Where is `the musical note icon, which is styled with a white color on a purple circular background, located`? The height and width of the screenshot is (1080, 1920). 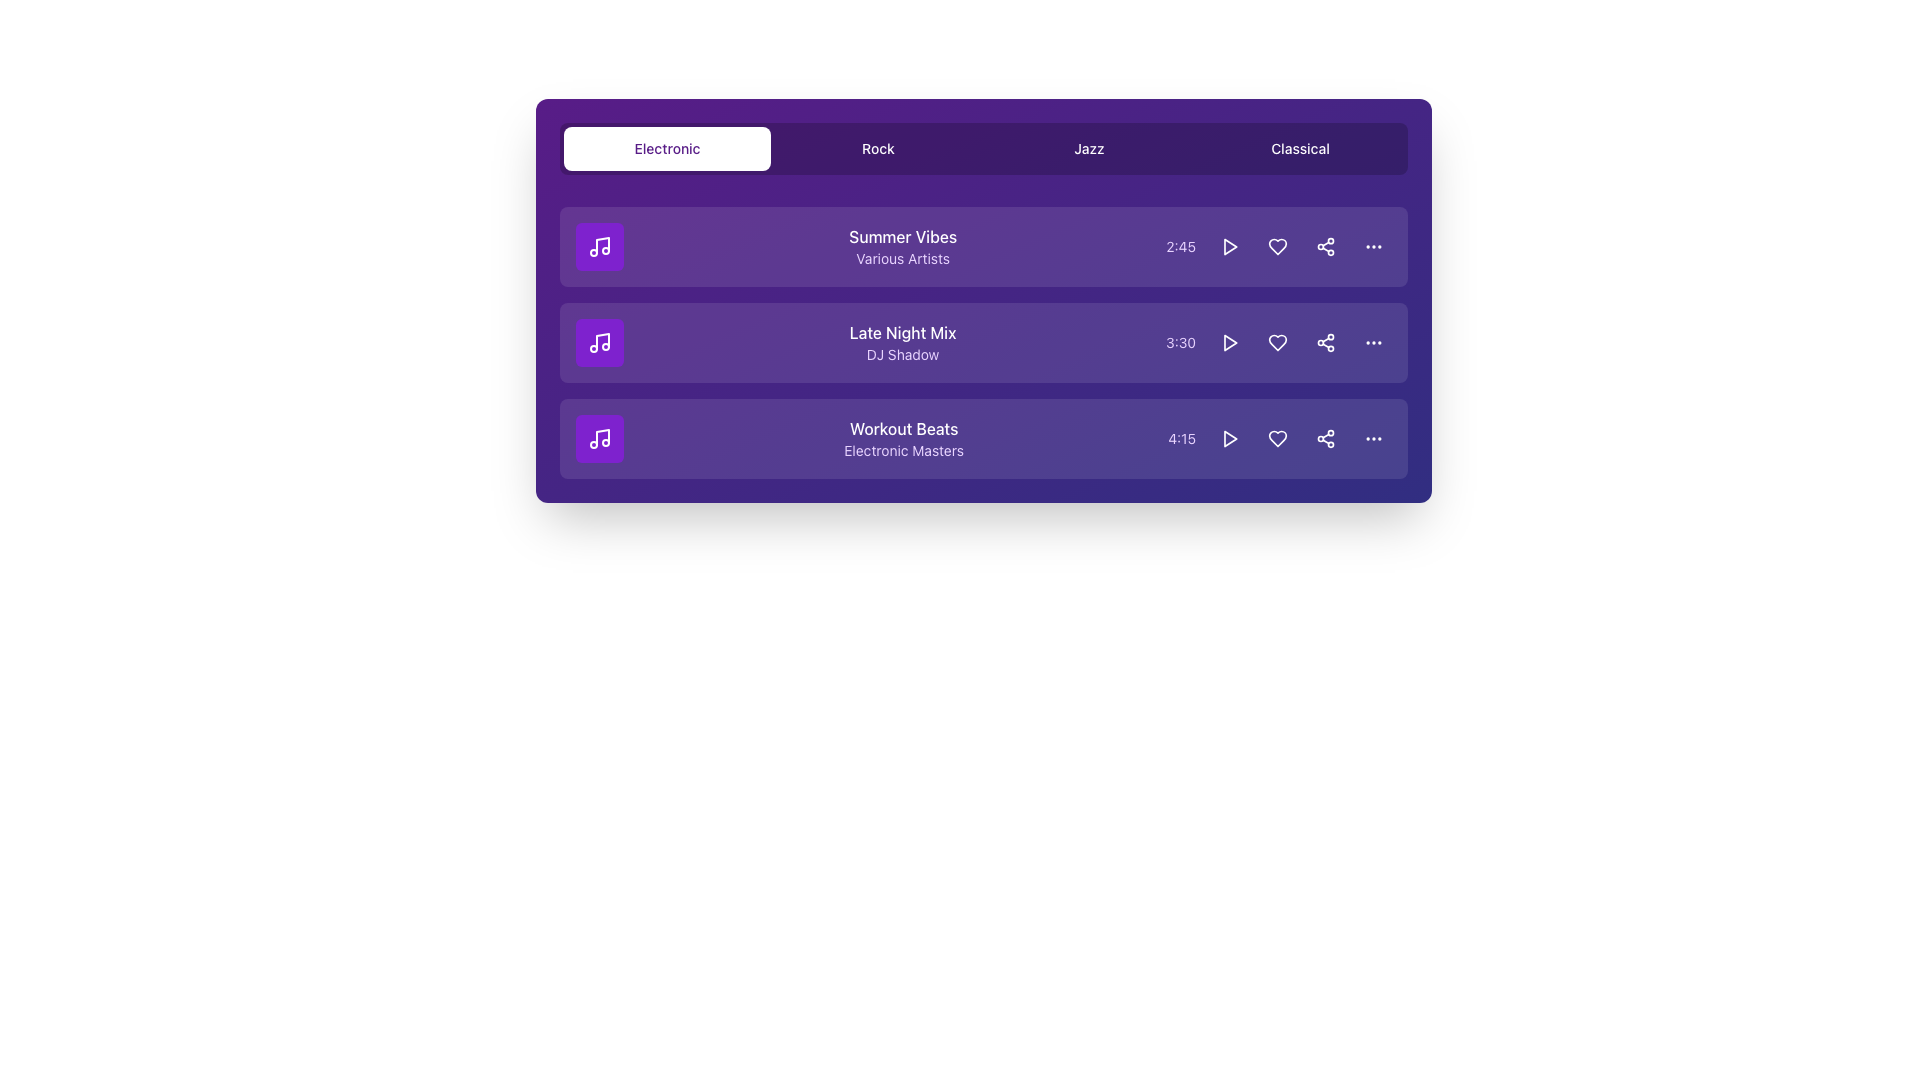 the musical note icon, which is styled with a white color on a purple circular background, located is located at coordinates (599, 438).